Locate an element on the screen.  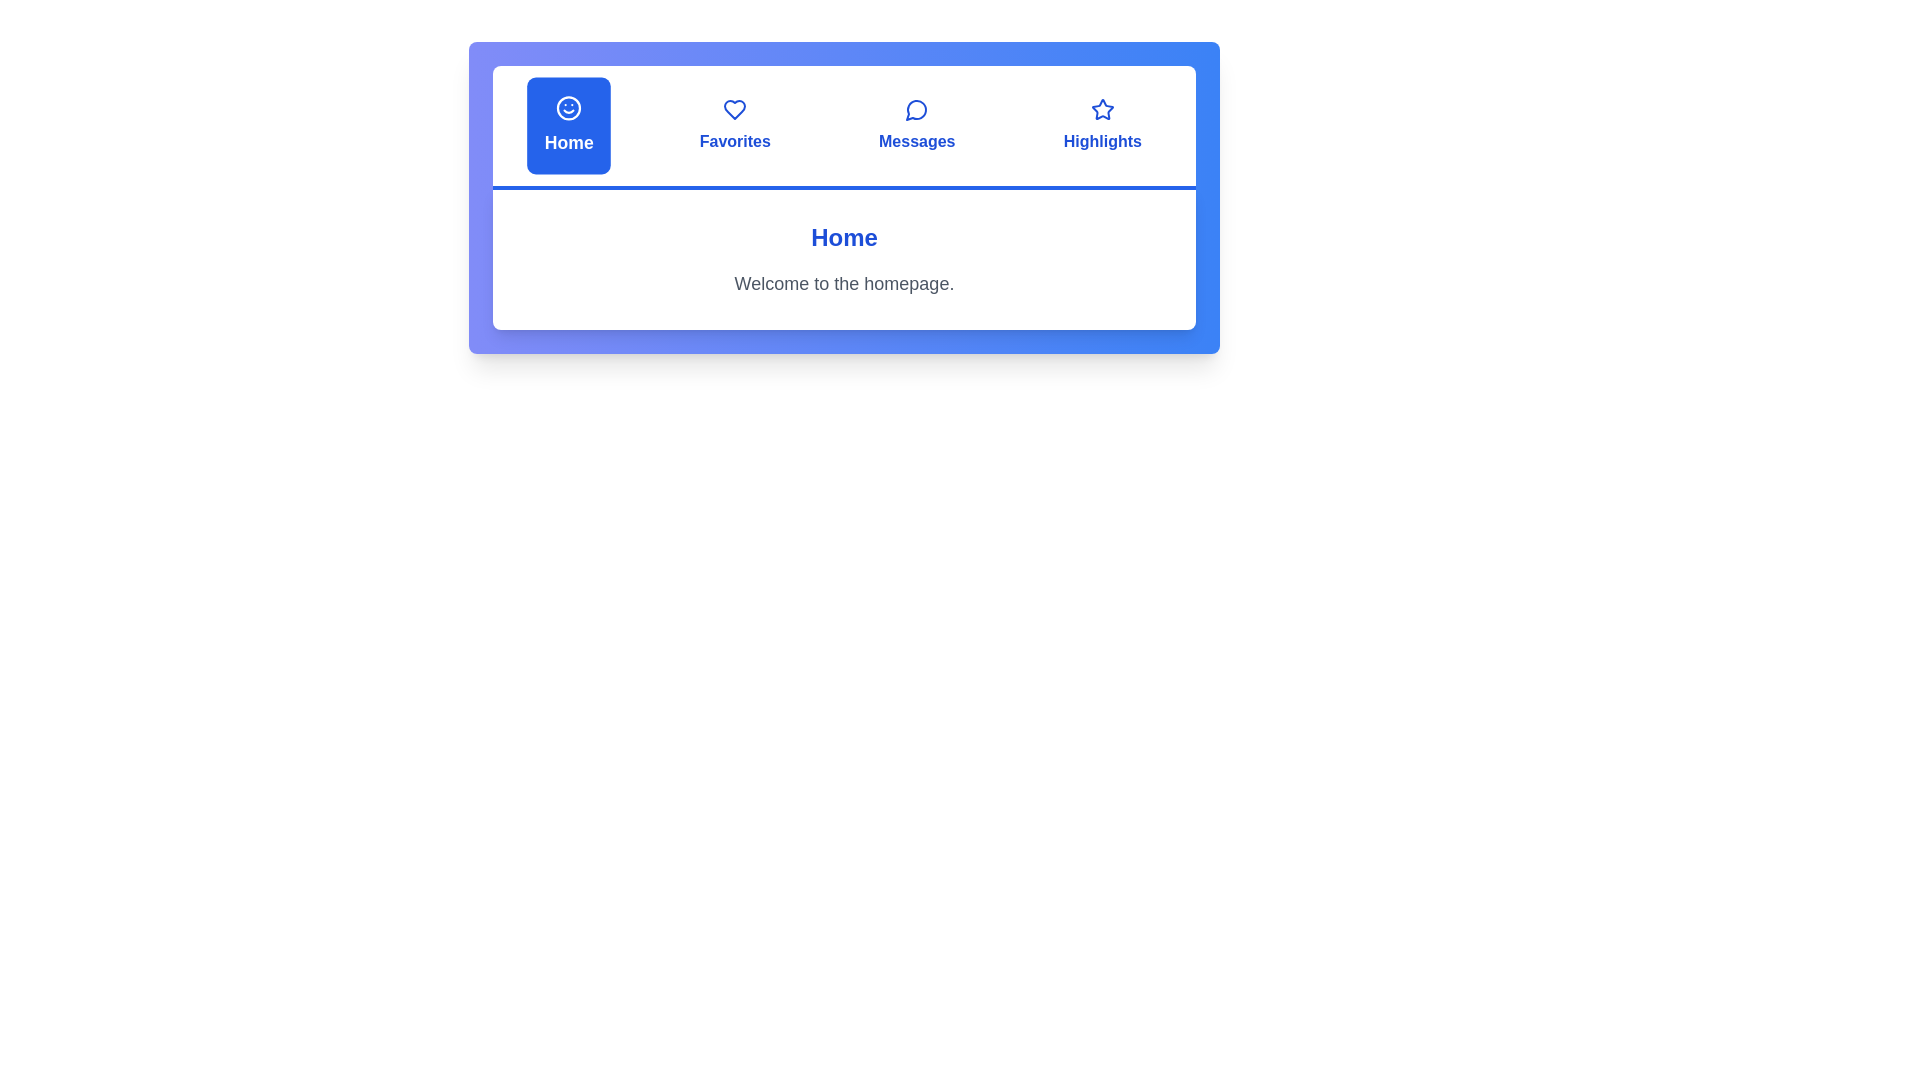
the tab labeled Highlights is located at coordinates (1102, 126).